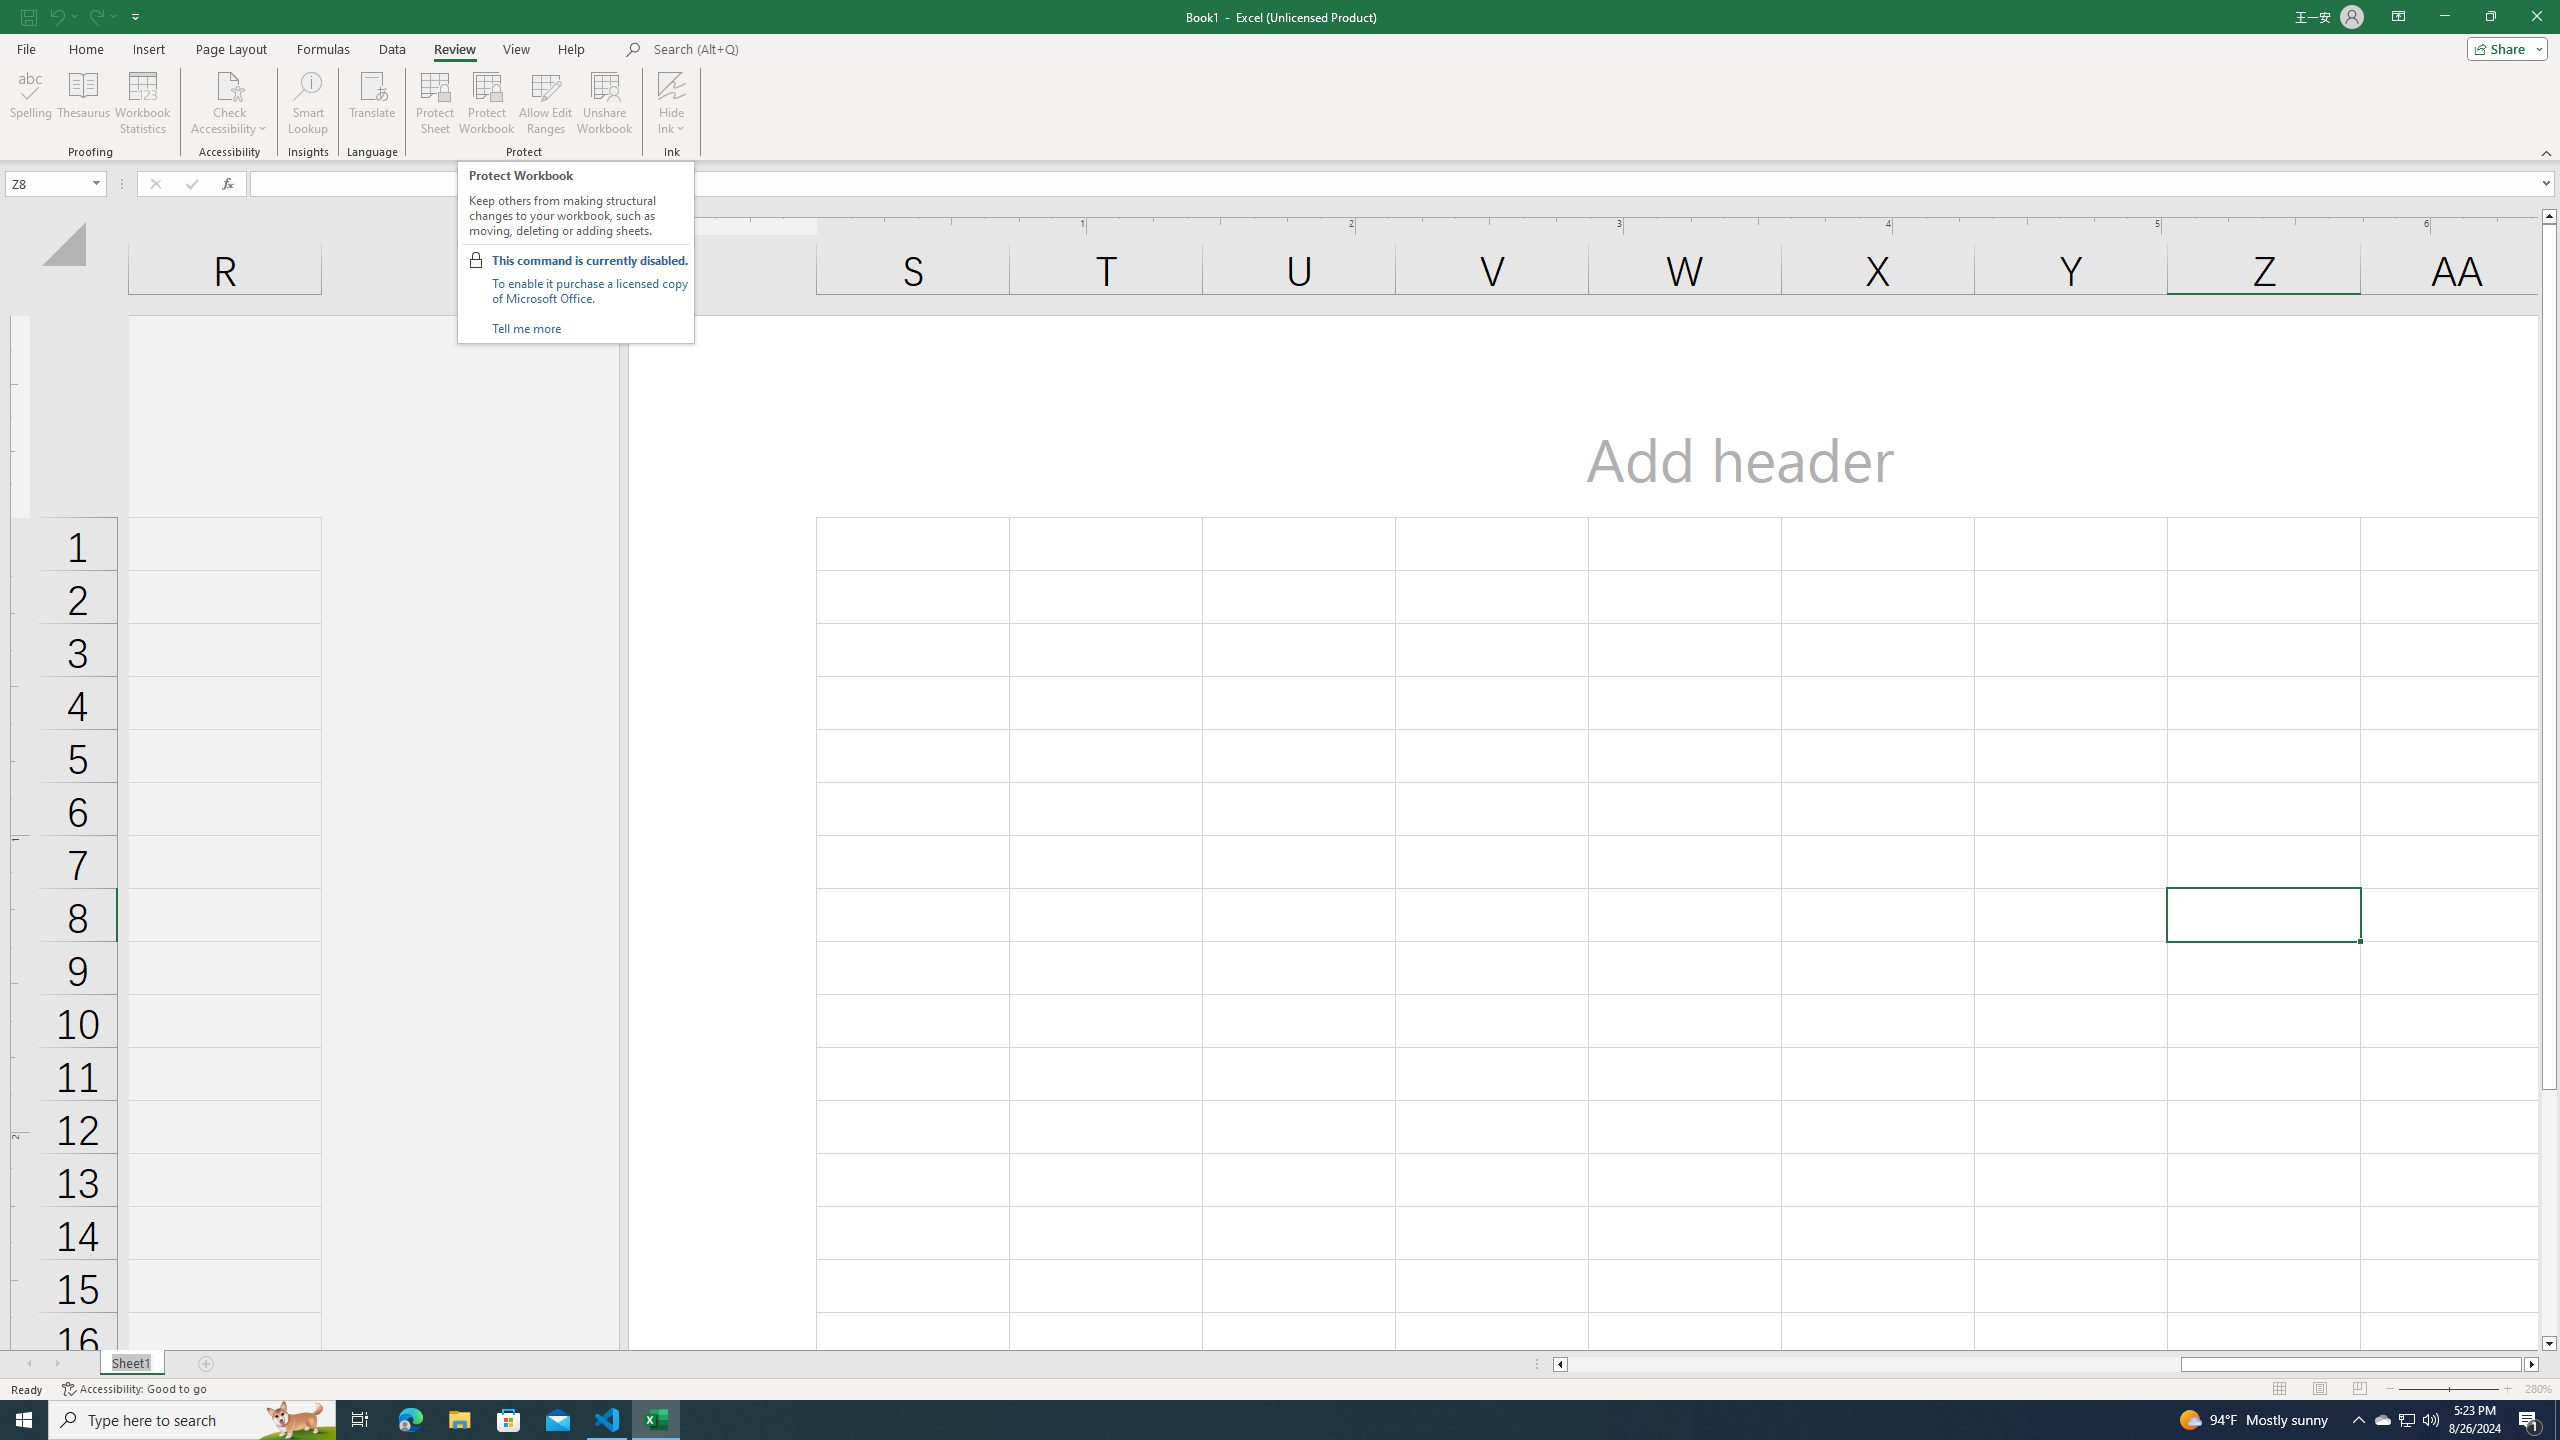 The height and width of the screenshot is (1440, 2560). Describe the element at coordinates (307, 103) in the screenshot. I see `'Smart Lookup'` at that location.